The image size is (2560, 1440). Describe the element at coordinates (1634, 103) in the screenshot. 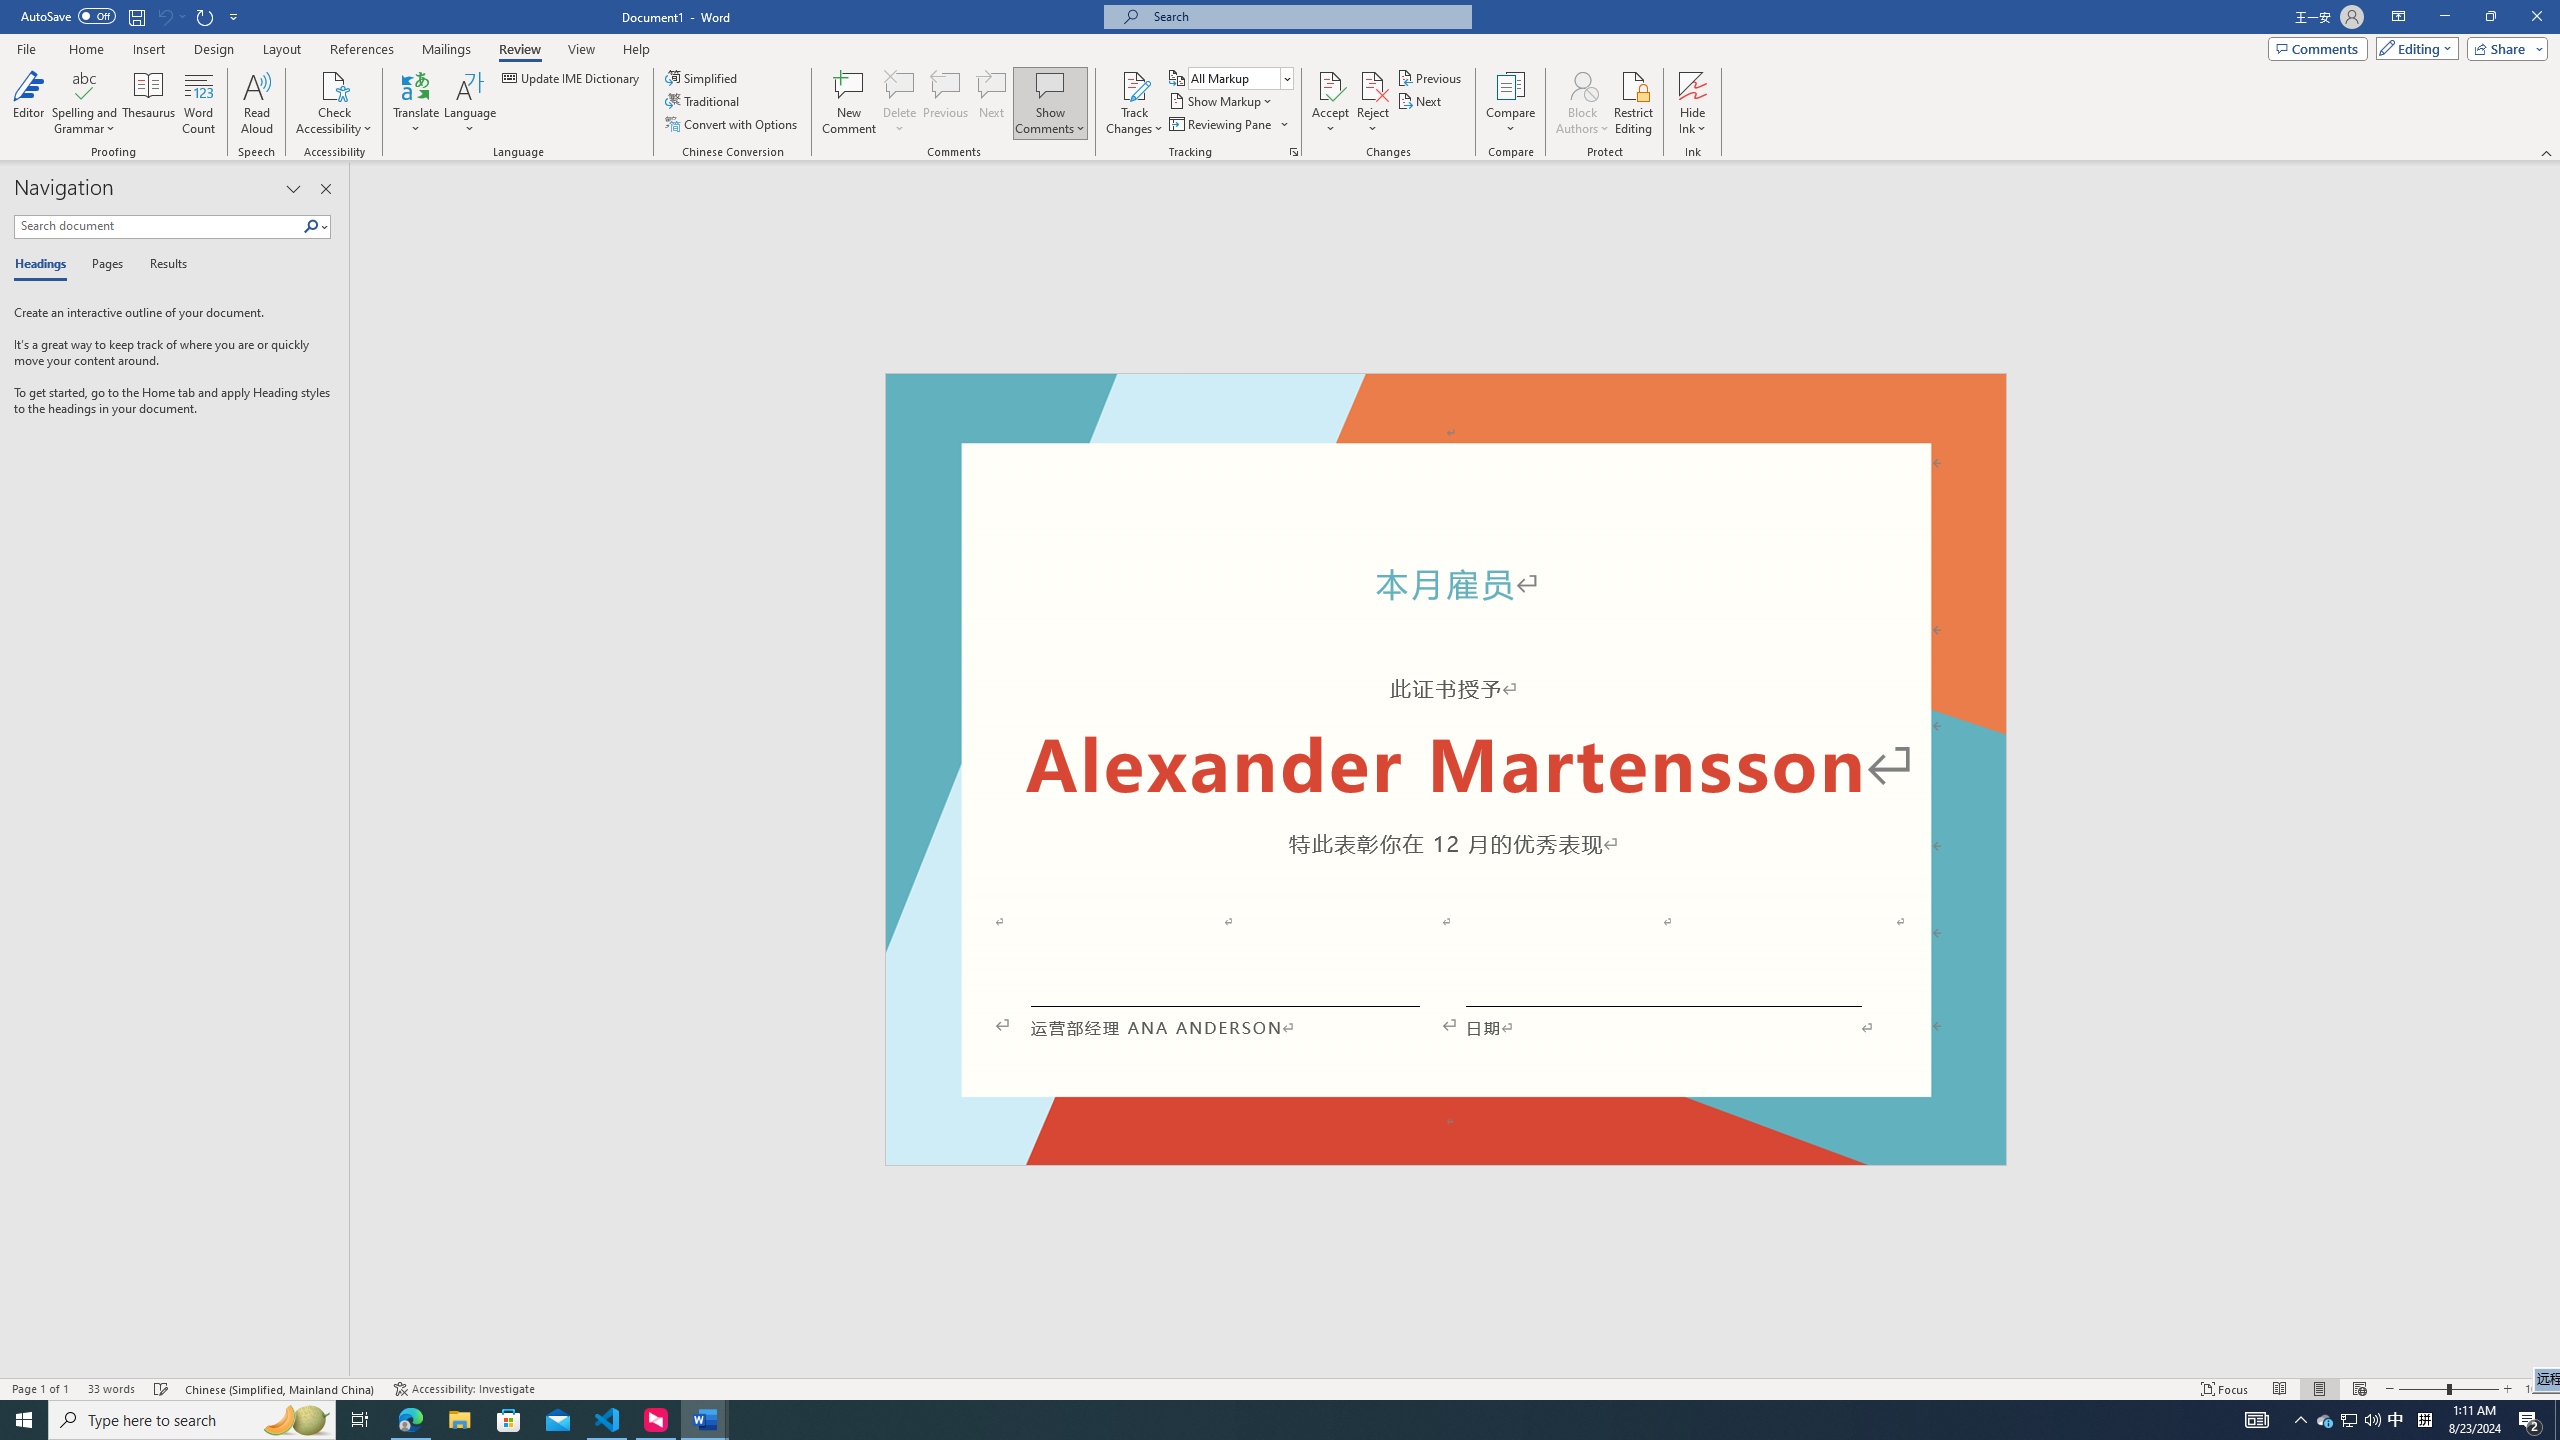

I see `'Restrict Editing'` at that location.